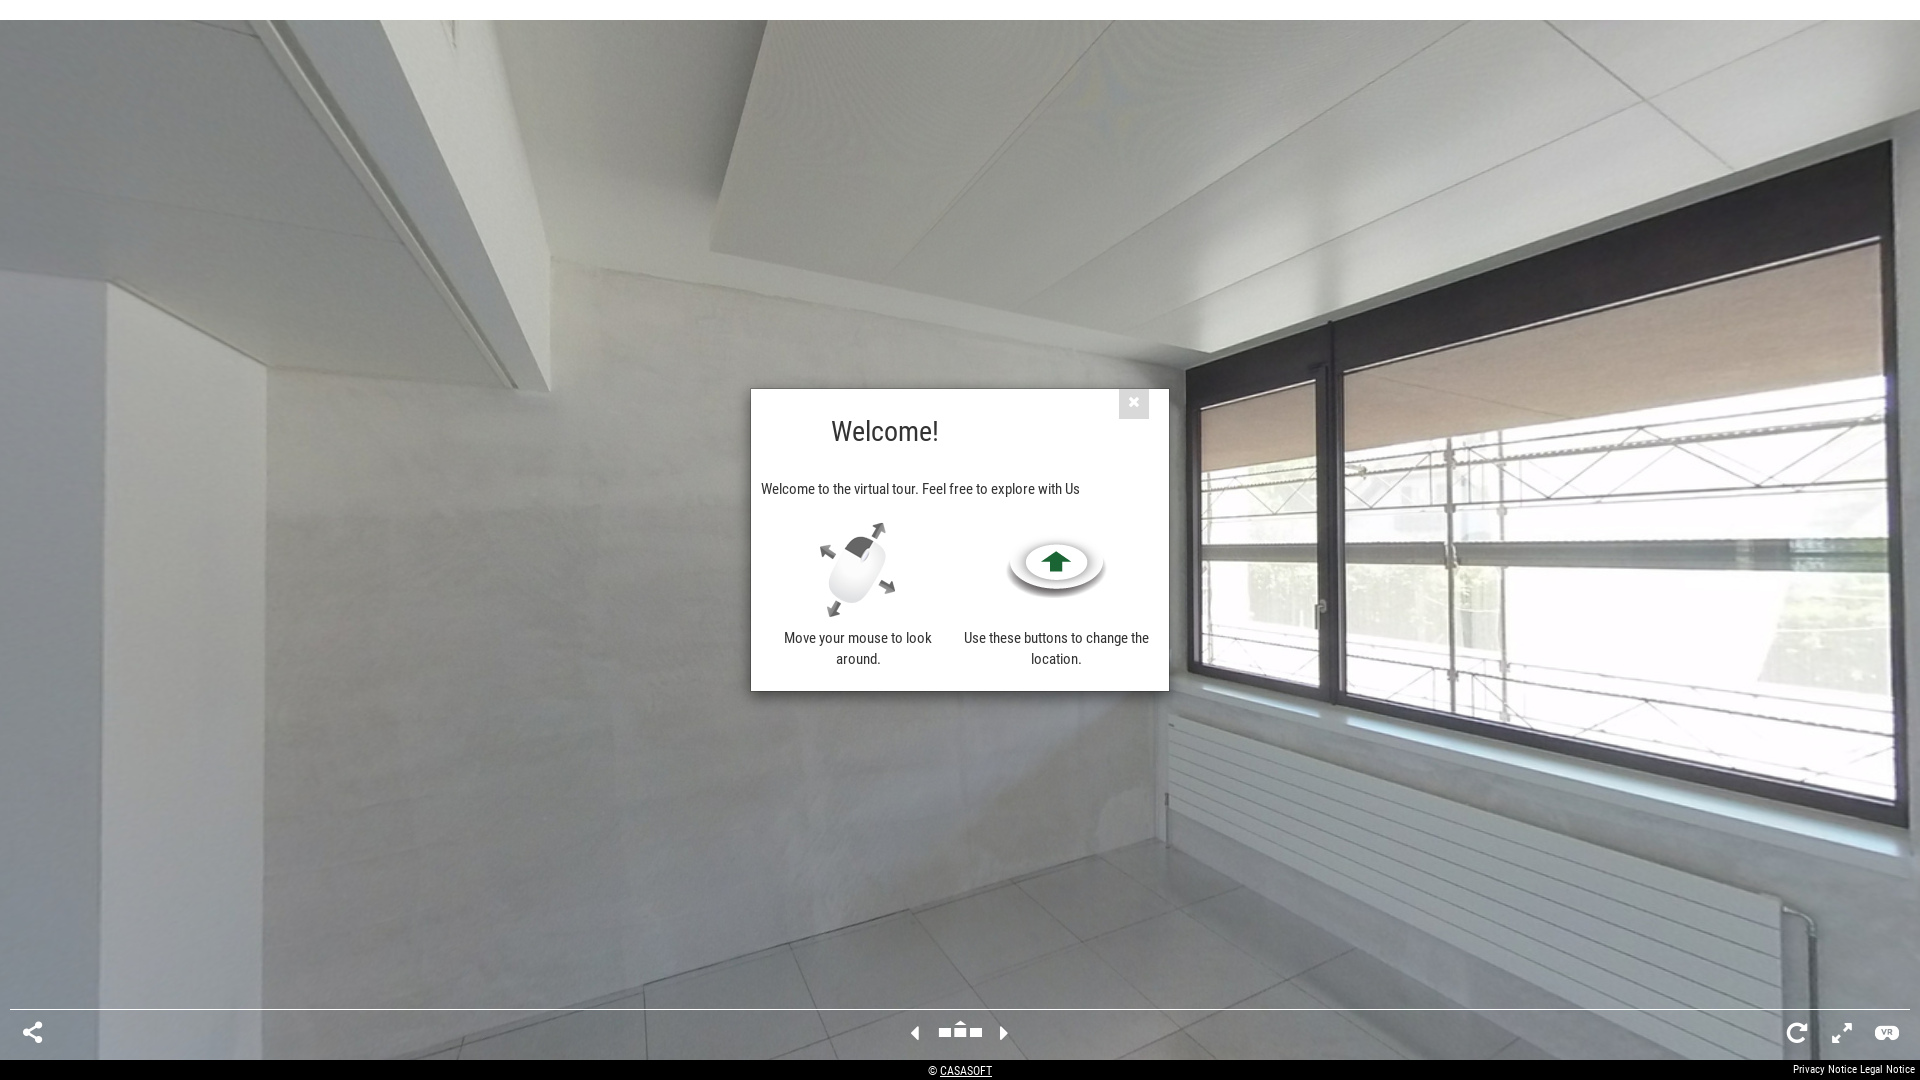 This screenshot has height=1080, width=1920. What do you see at coordinates (1796, 1033) in the screenshot?
I see `'Rotation'` at bounding box center [1796, 1033].